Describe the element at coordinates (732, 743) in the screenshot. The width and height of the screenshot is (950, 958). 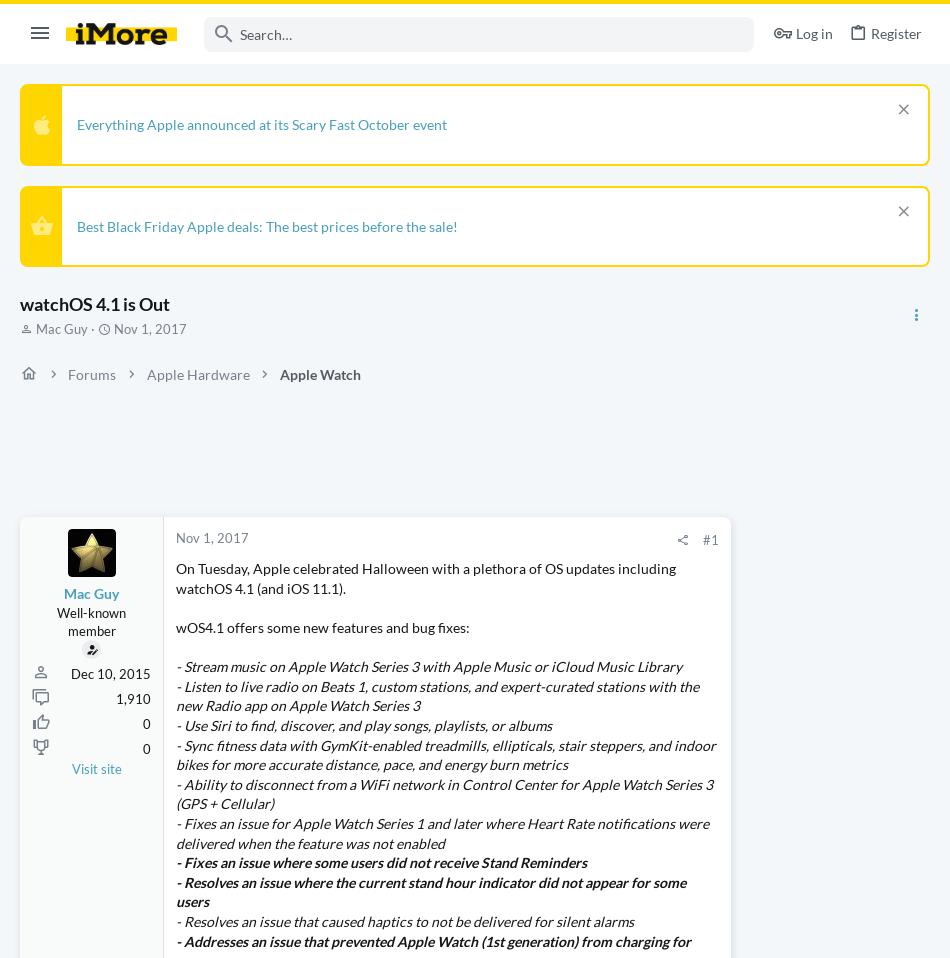
I see `'Android vs iPhone 15'` at that location.